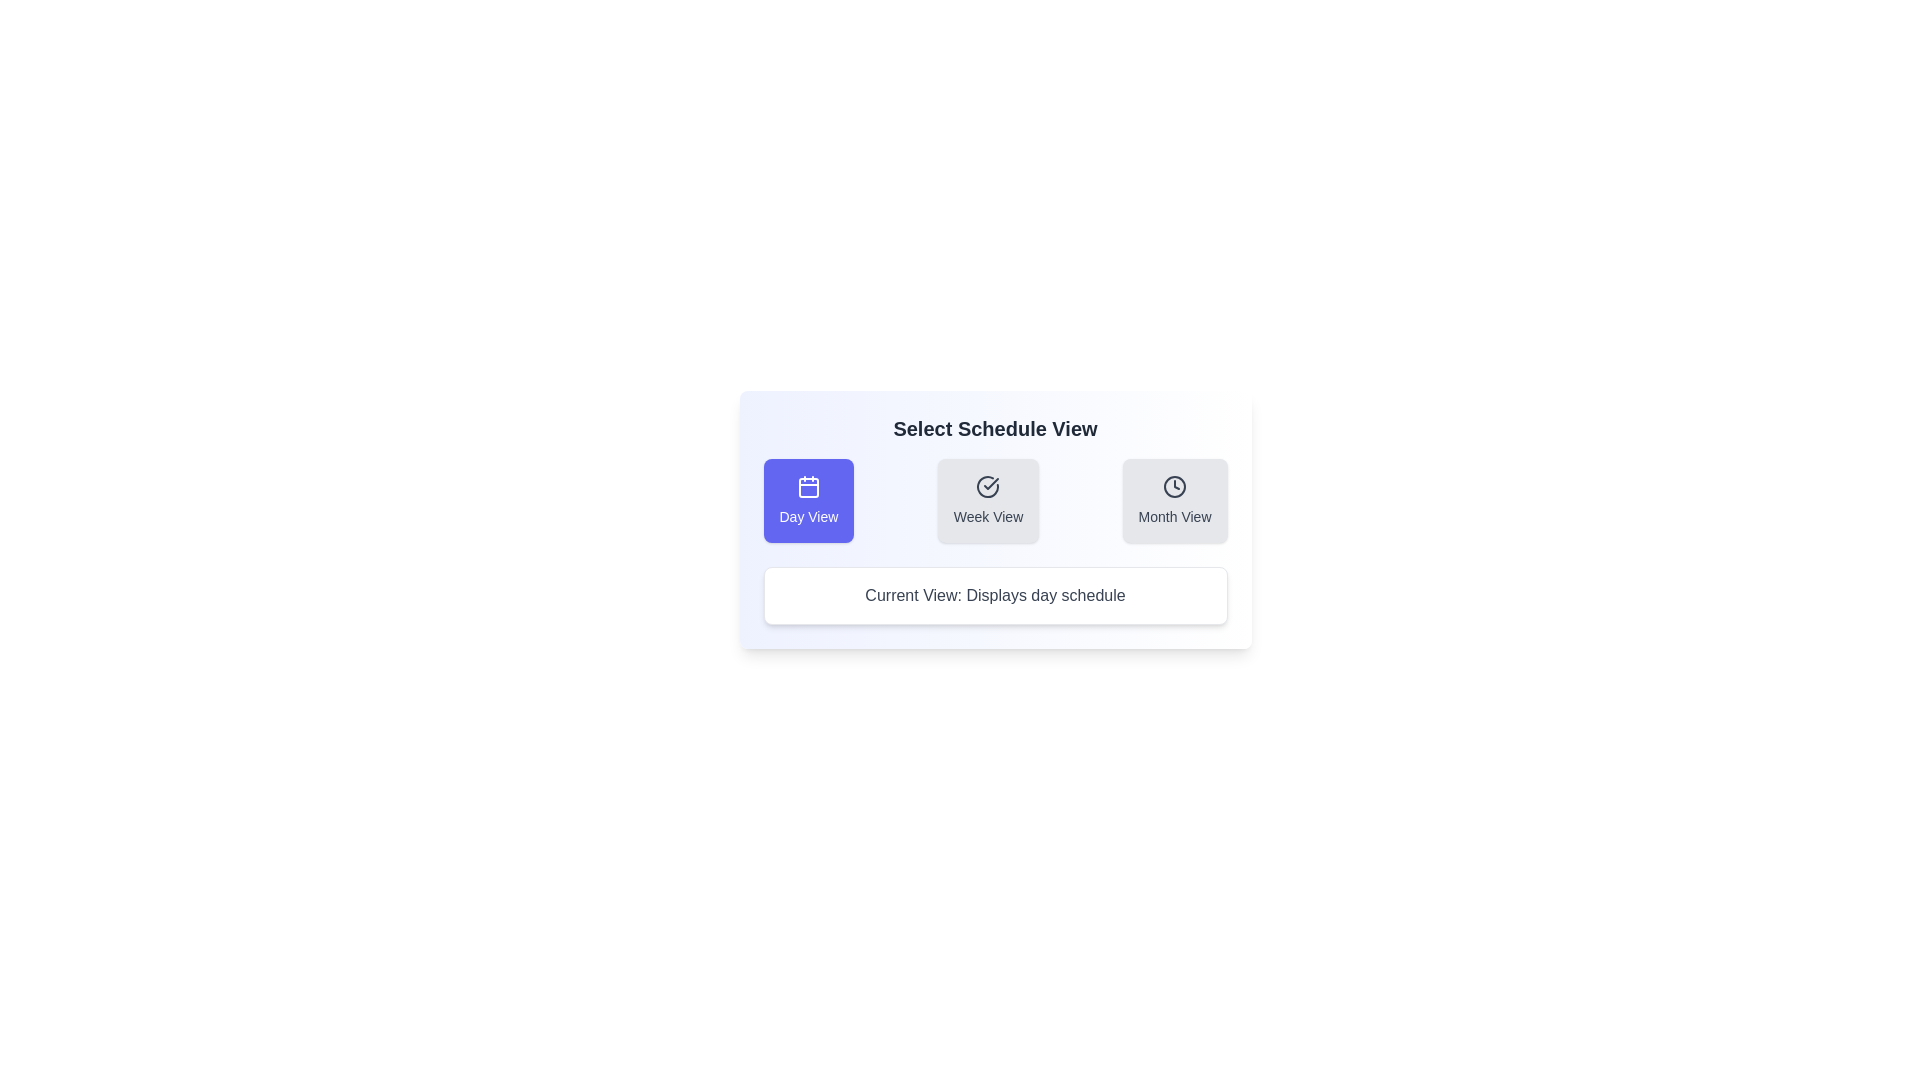 This screenshot has width=1920, height=1080. Describe the element at coordinates (1175, 500) in the screenshot. I see `the button corresponding to the desired schedule view: Month View` at that location.